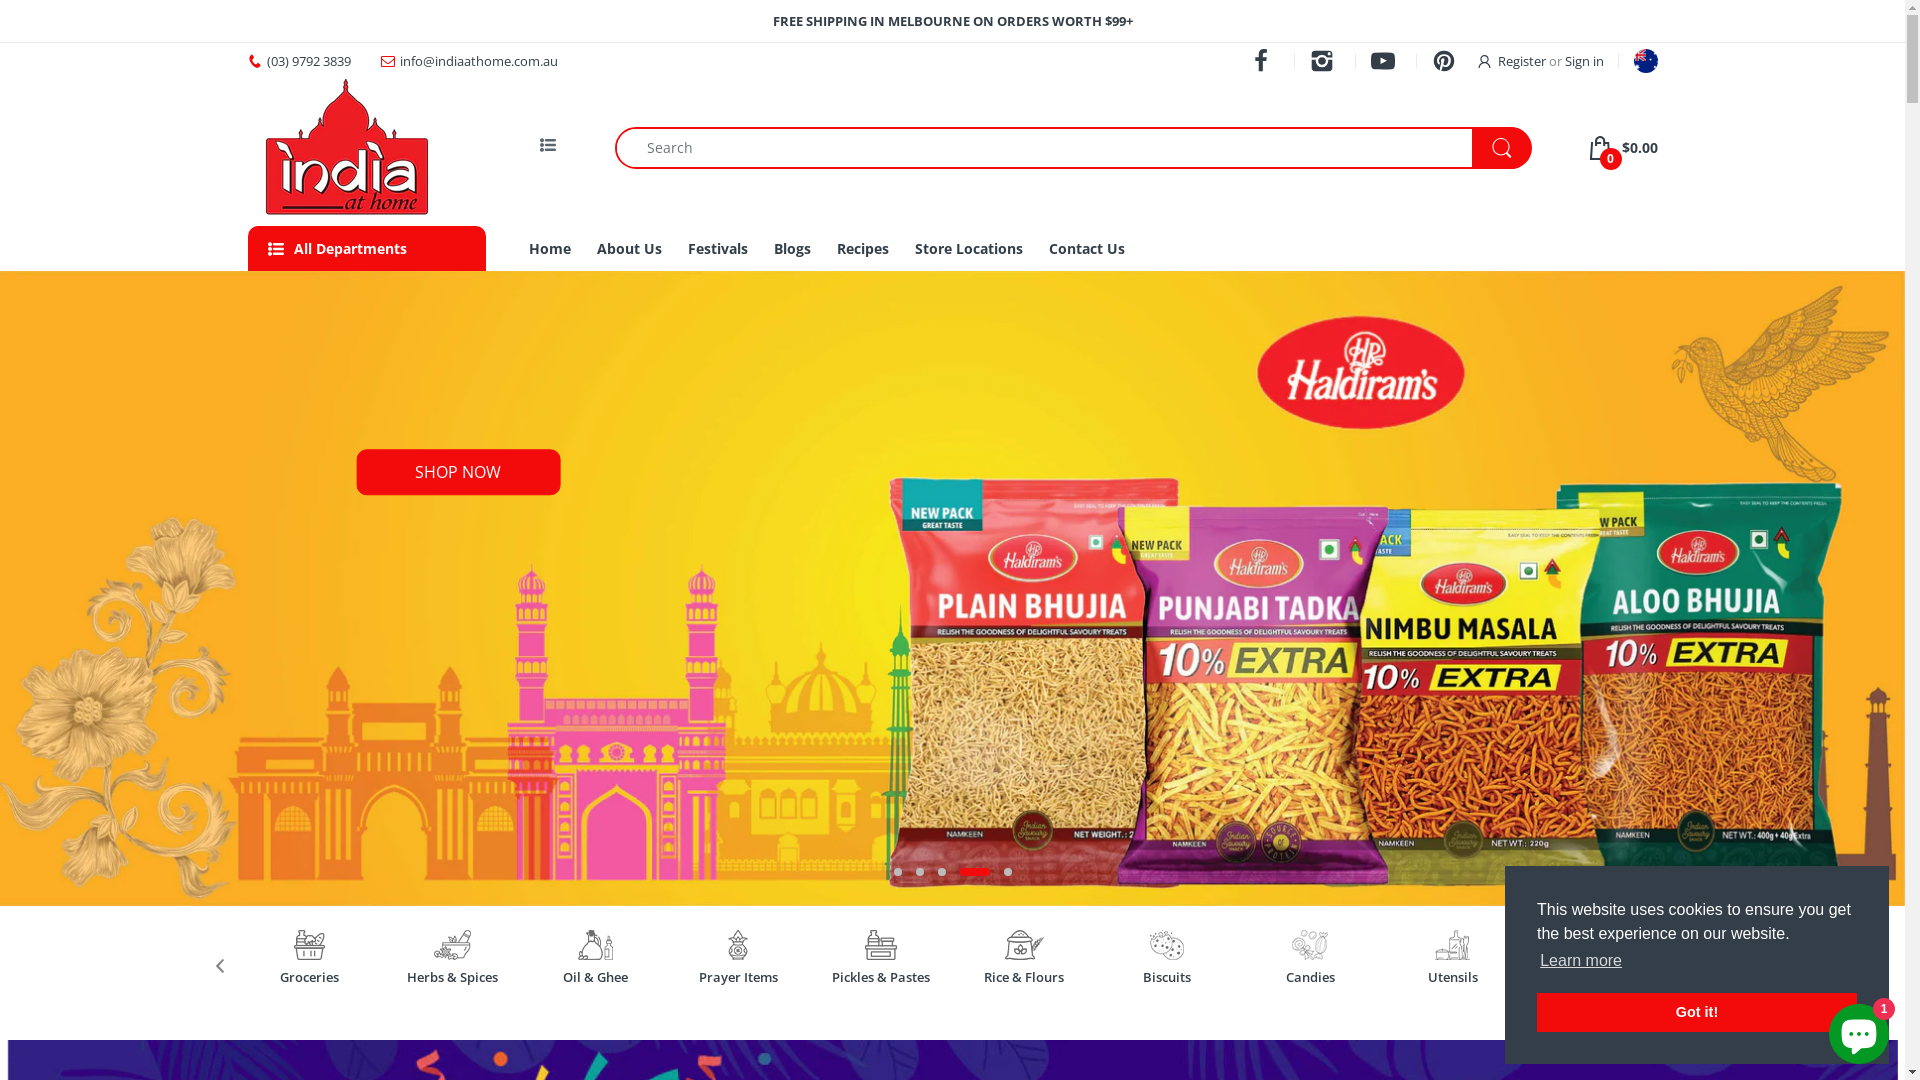 The height and width of the screenshot is (1080, 1920). I want to click on 'Instagram', so click(1325, 60).